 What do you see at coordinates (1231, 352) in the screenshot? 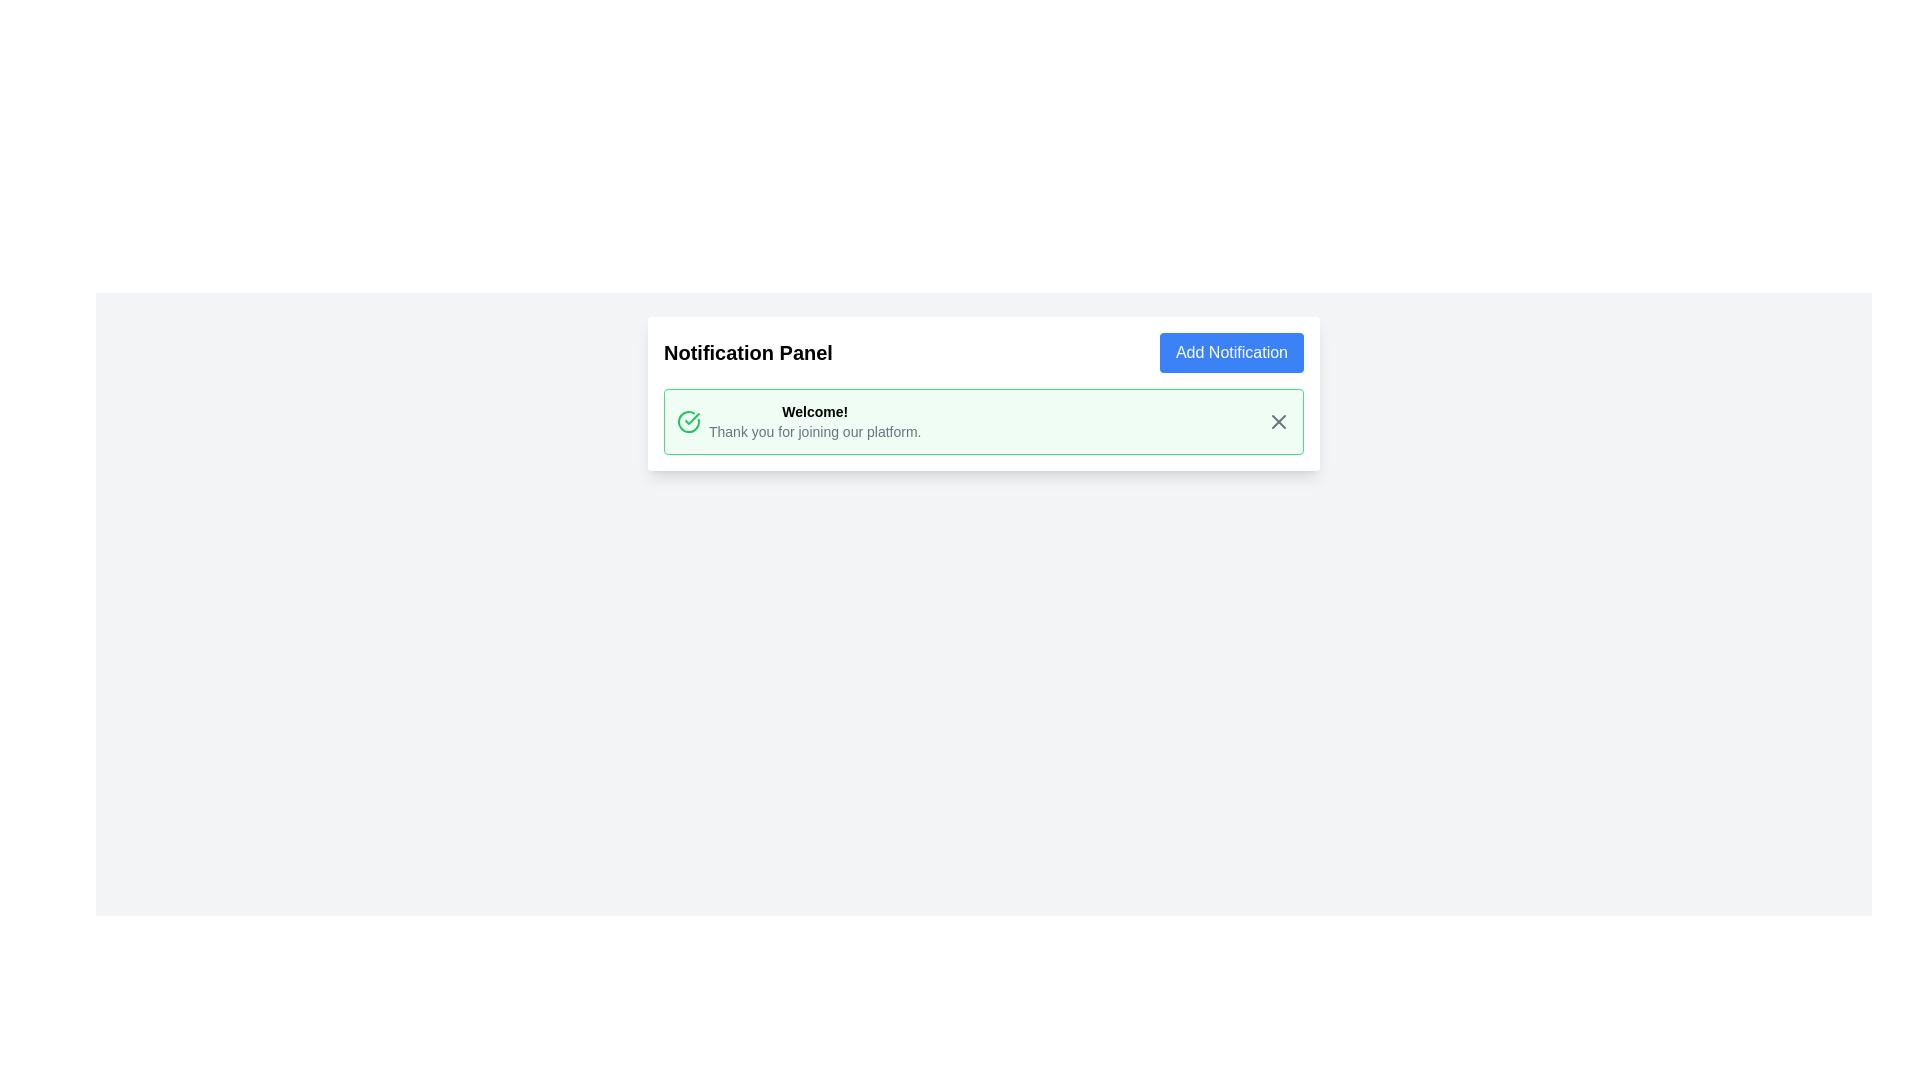
I see `the 'Add Notification' button located at the upper-right corner of the 'Notification Panel'` at bounding box center [1231, 352].